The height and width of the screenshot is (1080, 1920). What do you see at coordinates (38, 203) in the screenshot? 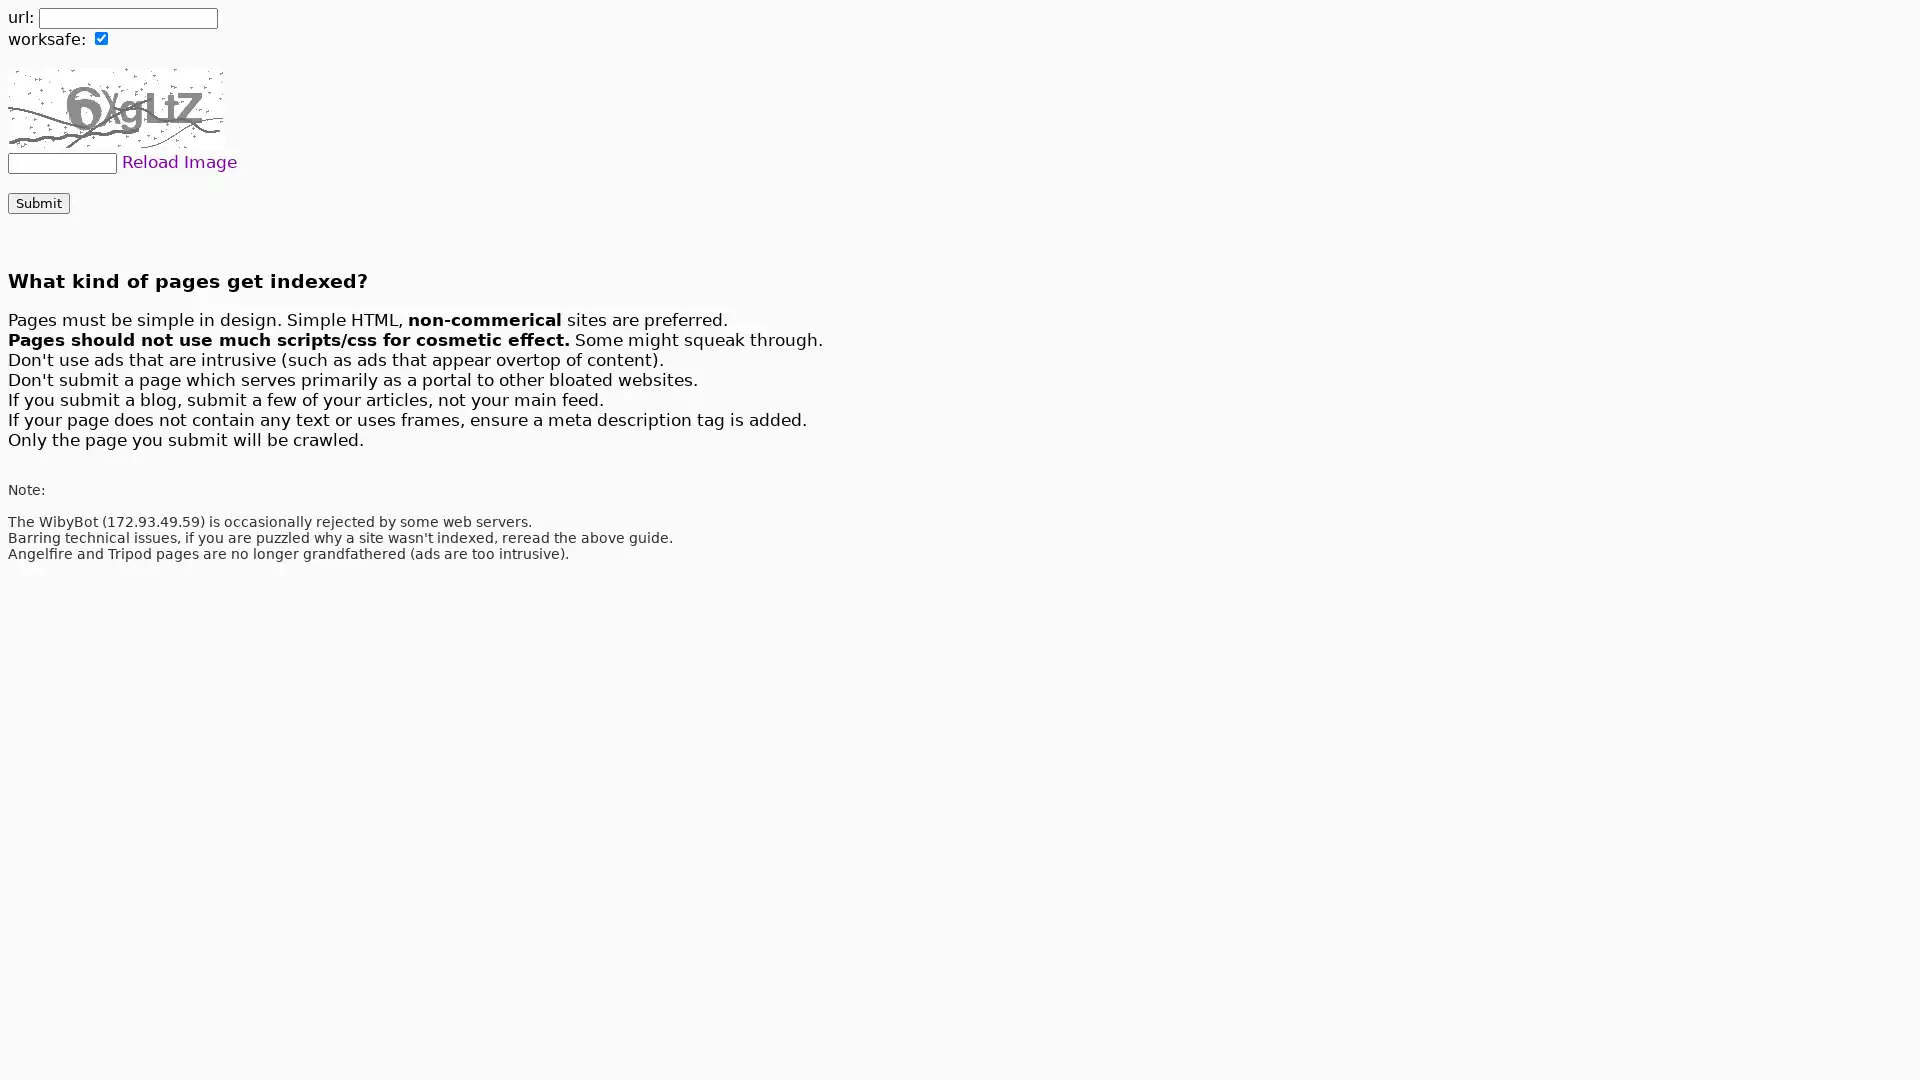
I see `Submit` at bounding box center [38, 203].